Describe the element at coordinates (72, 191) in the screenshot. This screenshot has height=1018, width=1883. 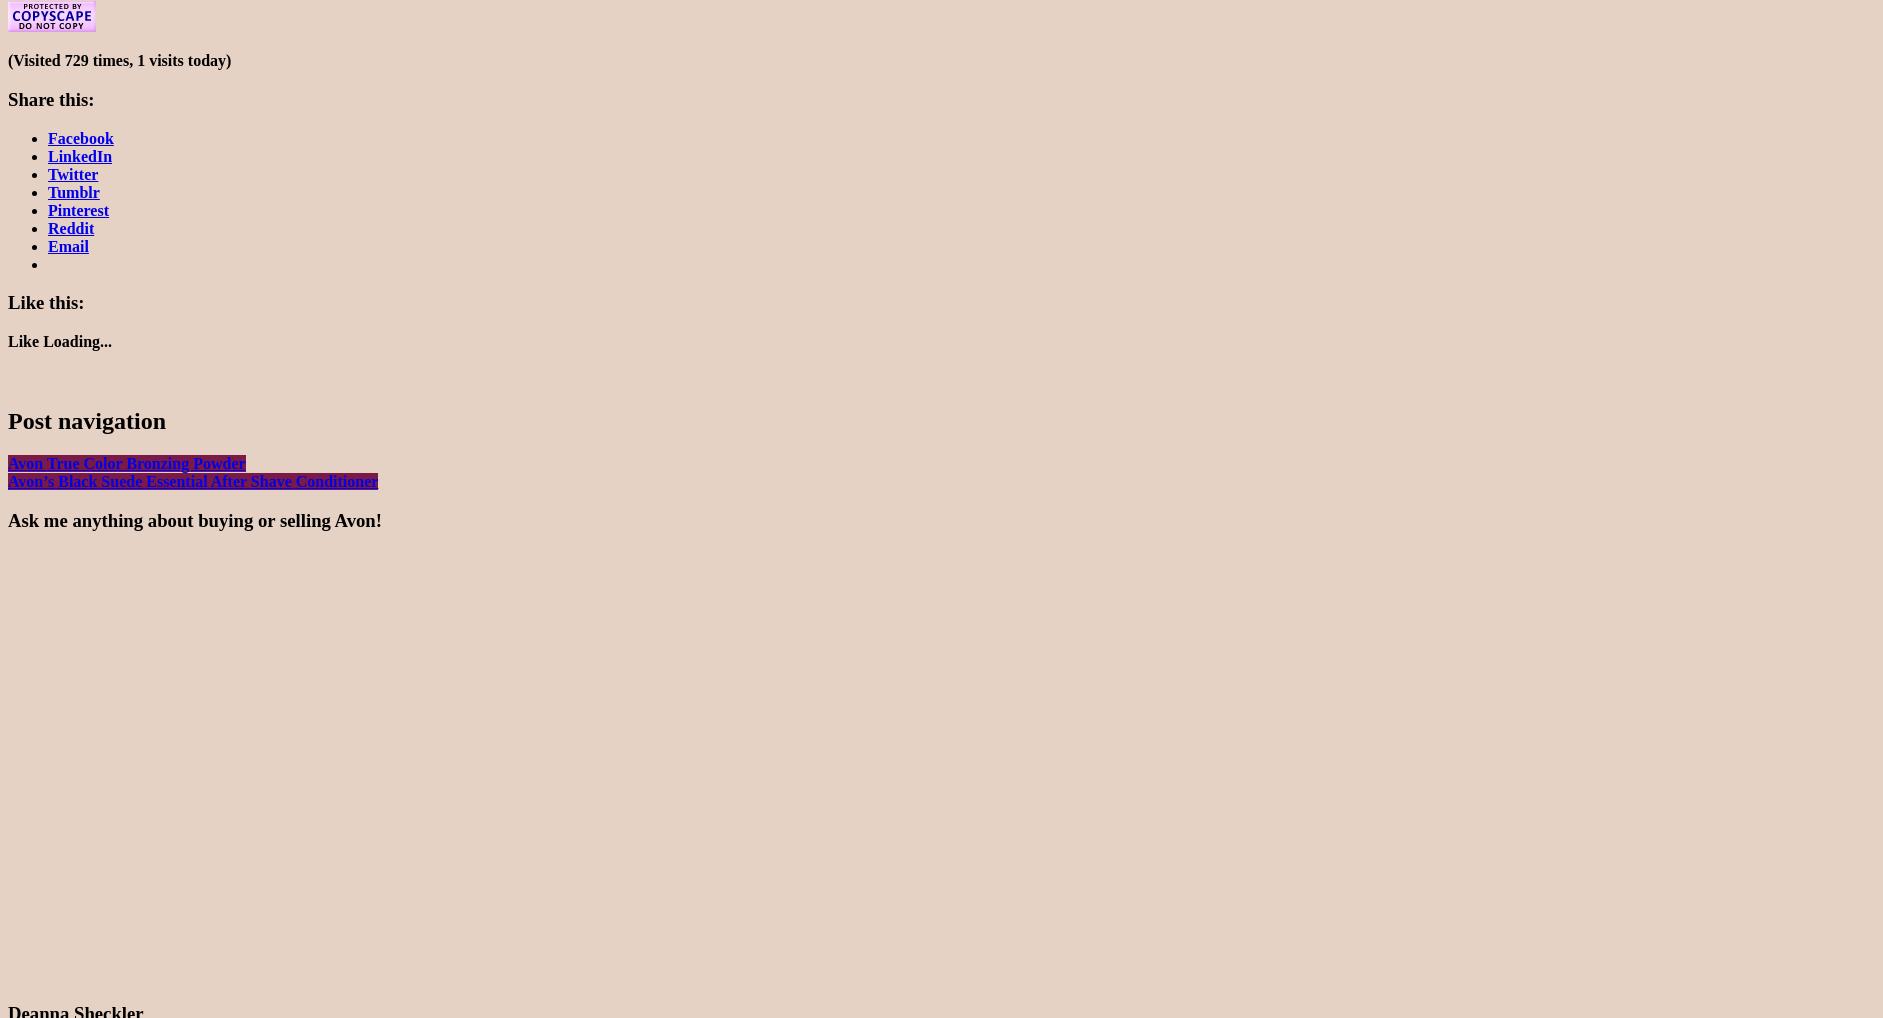
I see `'Tumblr'` at that location.